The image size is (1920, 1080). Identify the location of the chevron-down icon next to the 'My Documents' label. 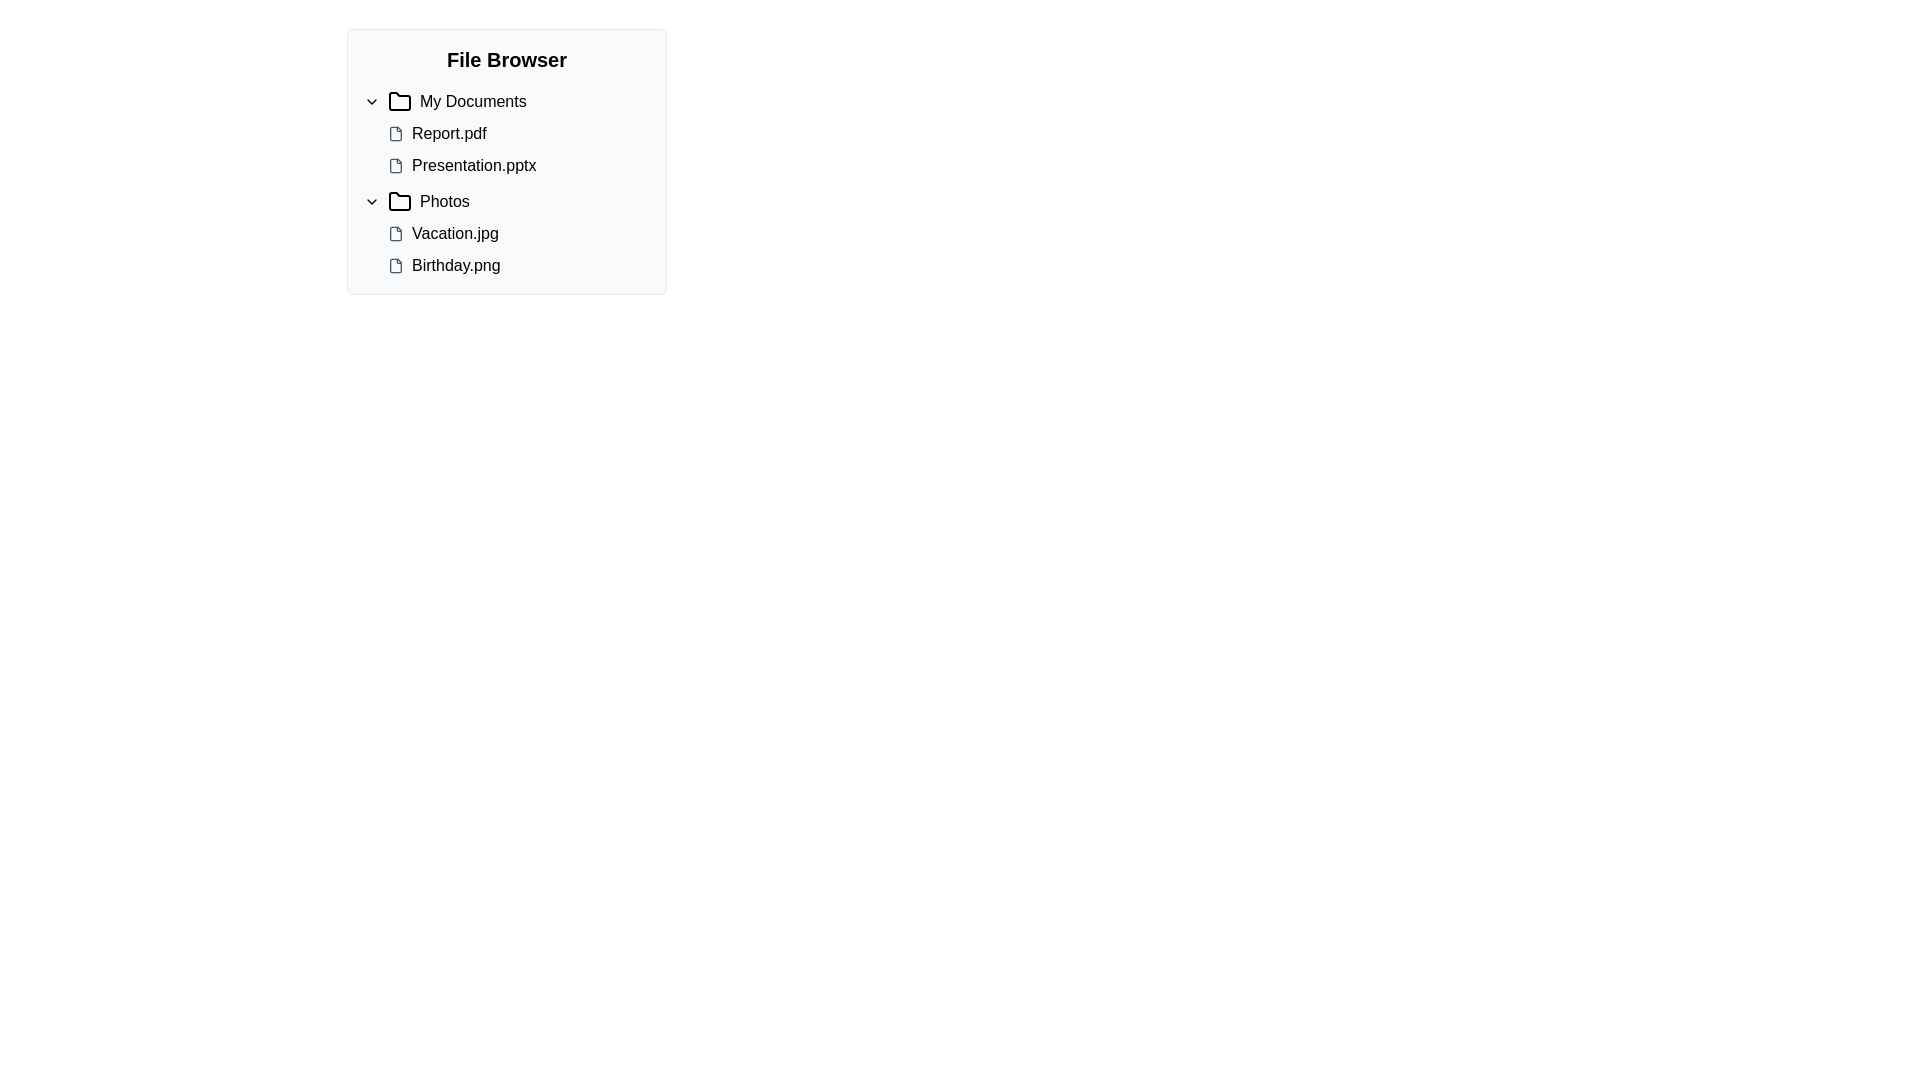
(372, 101).